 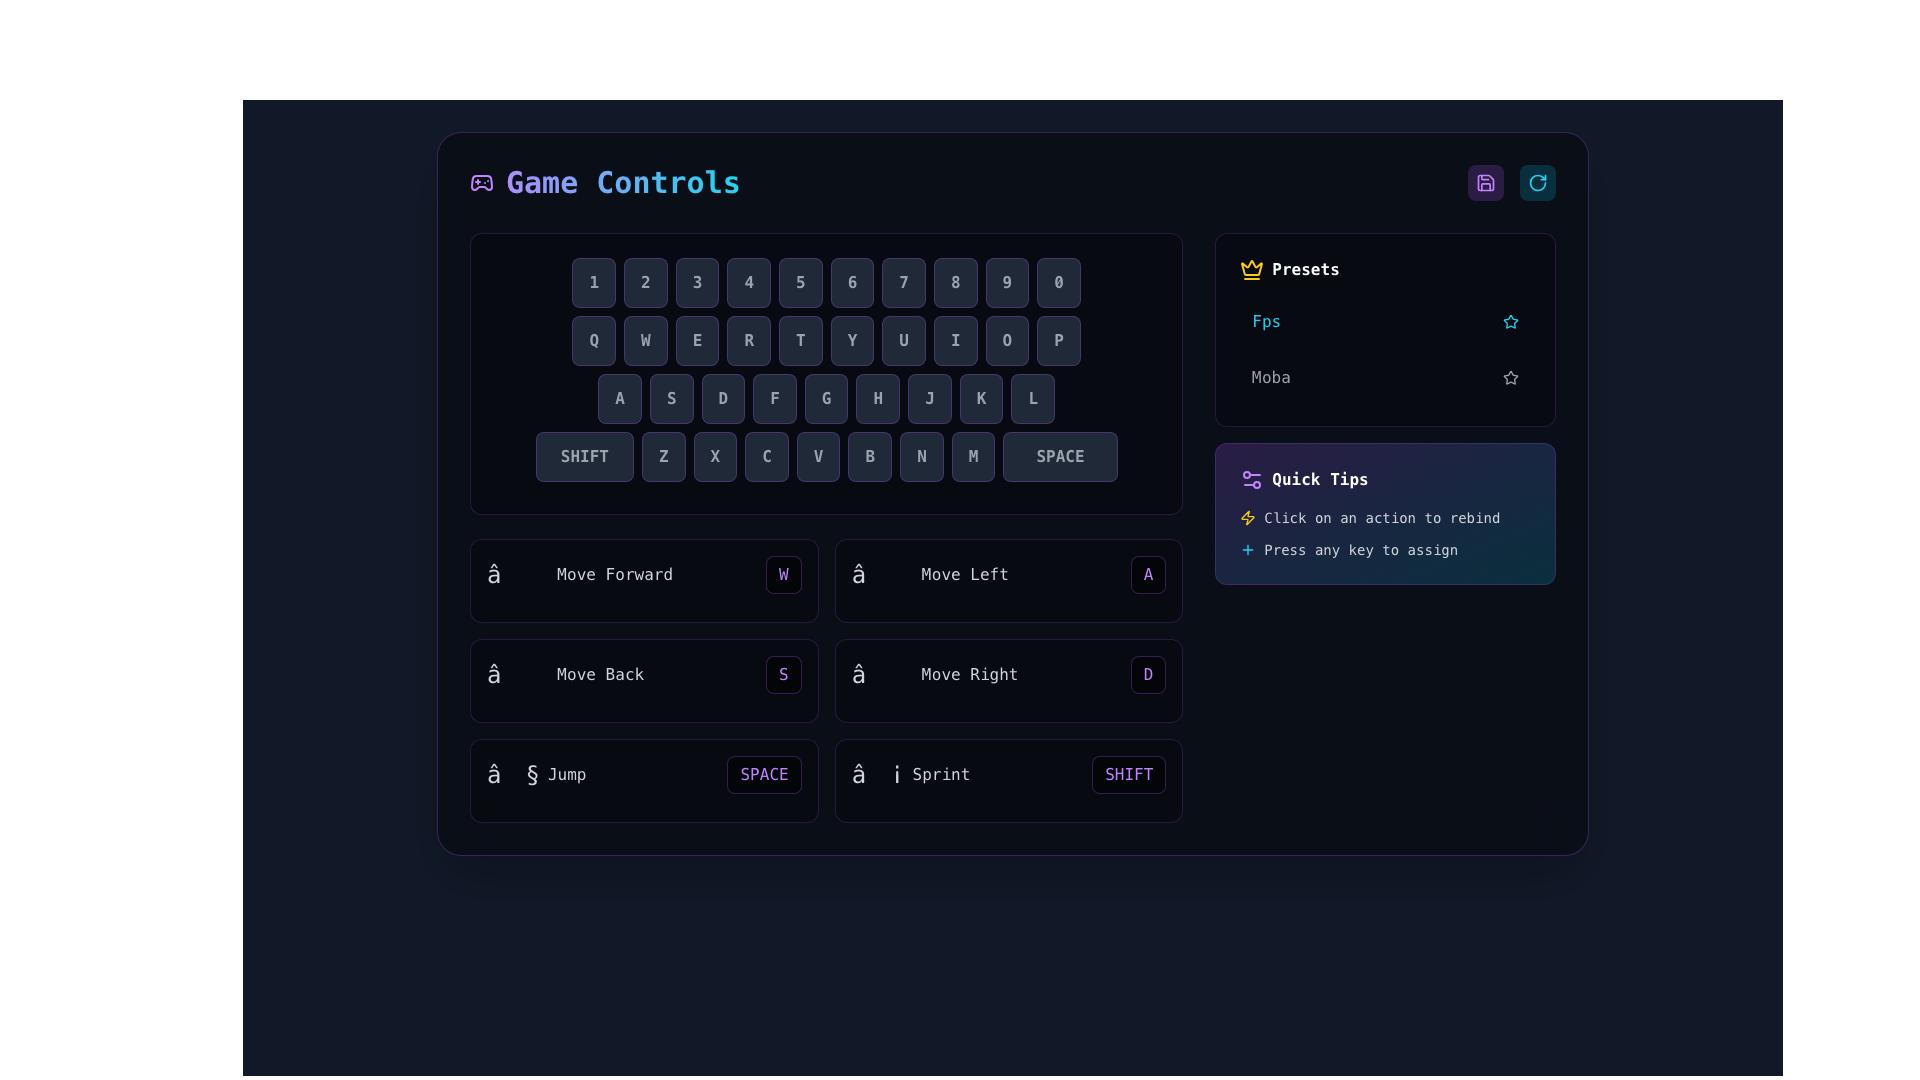 I want to click on the text contained in the 'SPACE' button, a rectangular button with a black background and bold purple font, located in the lower portion of the control mappings grid, so click(x=763, y=774).